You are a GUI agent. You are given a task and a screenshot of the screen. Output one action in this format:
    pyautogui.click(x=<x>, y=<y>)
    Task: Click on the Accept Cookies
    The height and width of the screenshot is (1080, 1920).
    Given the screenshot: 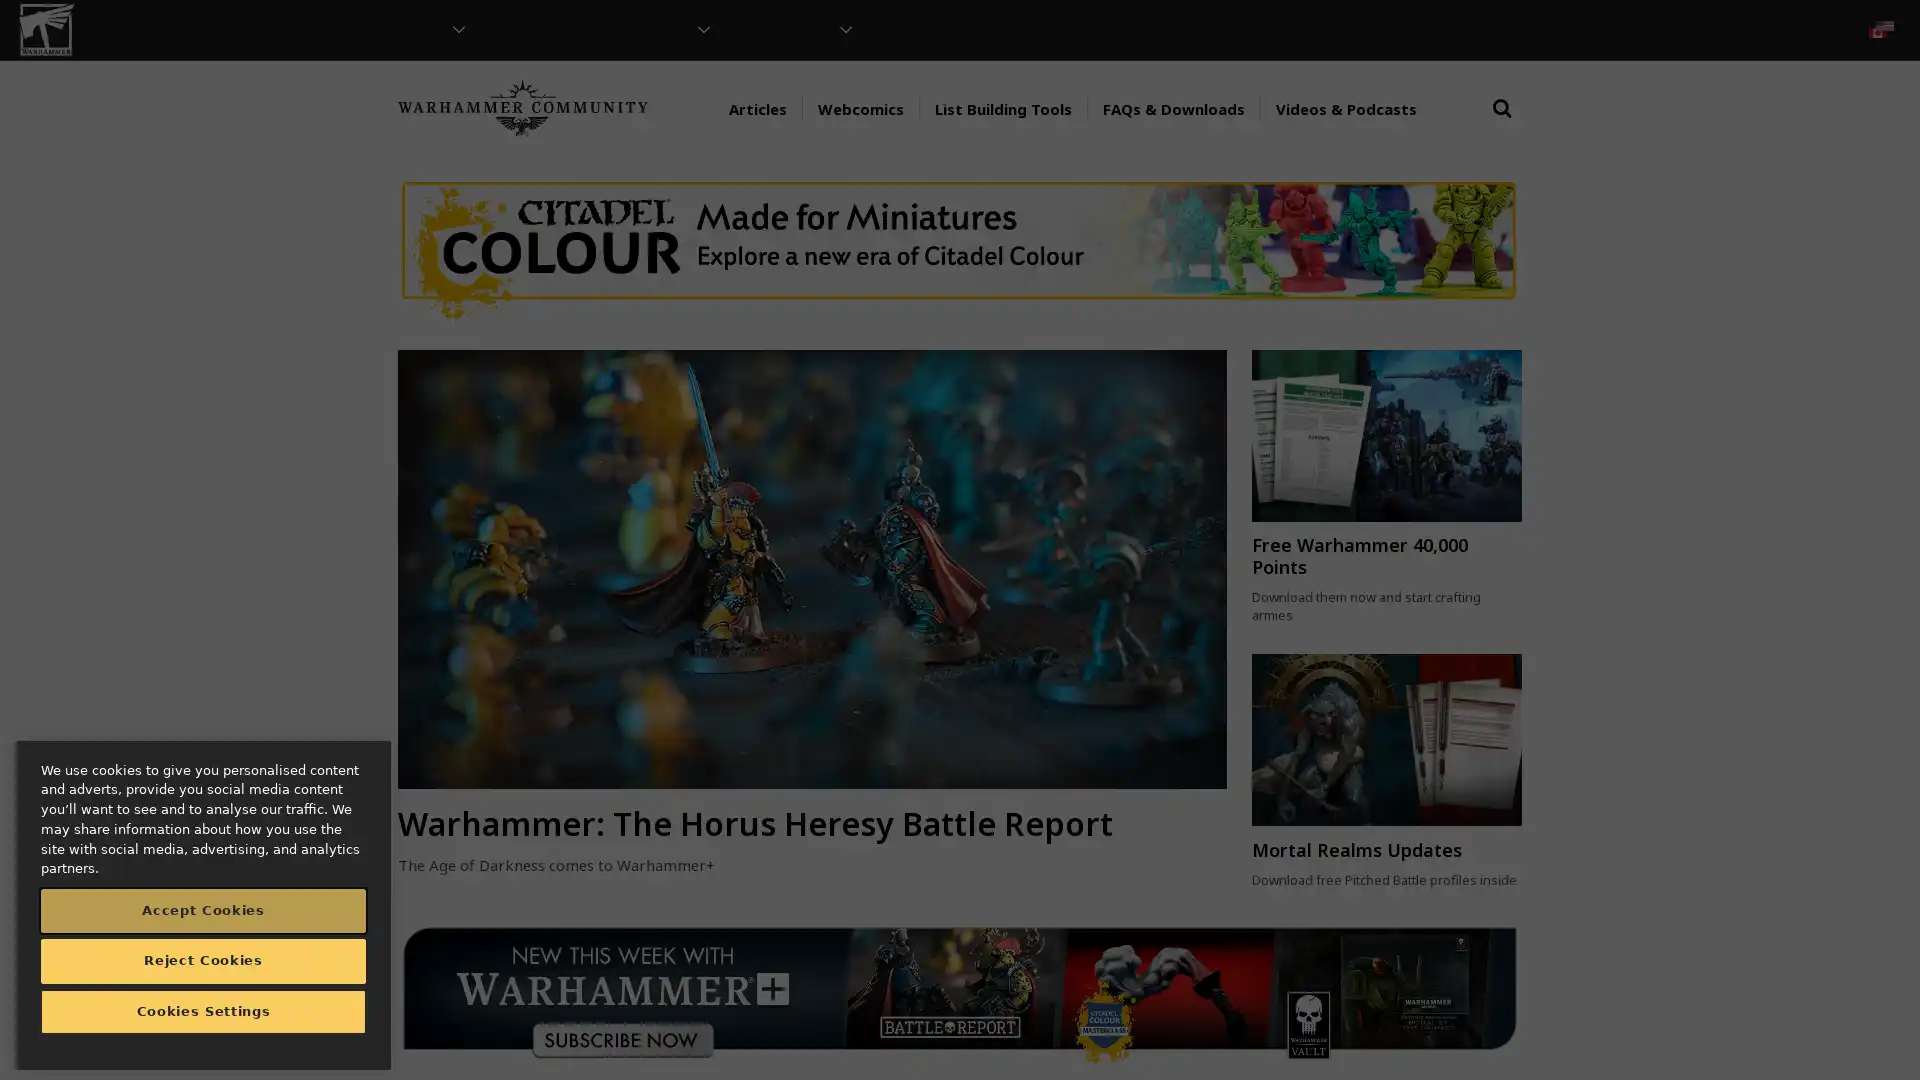 What is the action you would take?
    pyautogui.click(x=203, y=910)
    